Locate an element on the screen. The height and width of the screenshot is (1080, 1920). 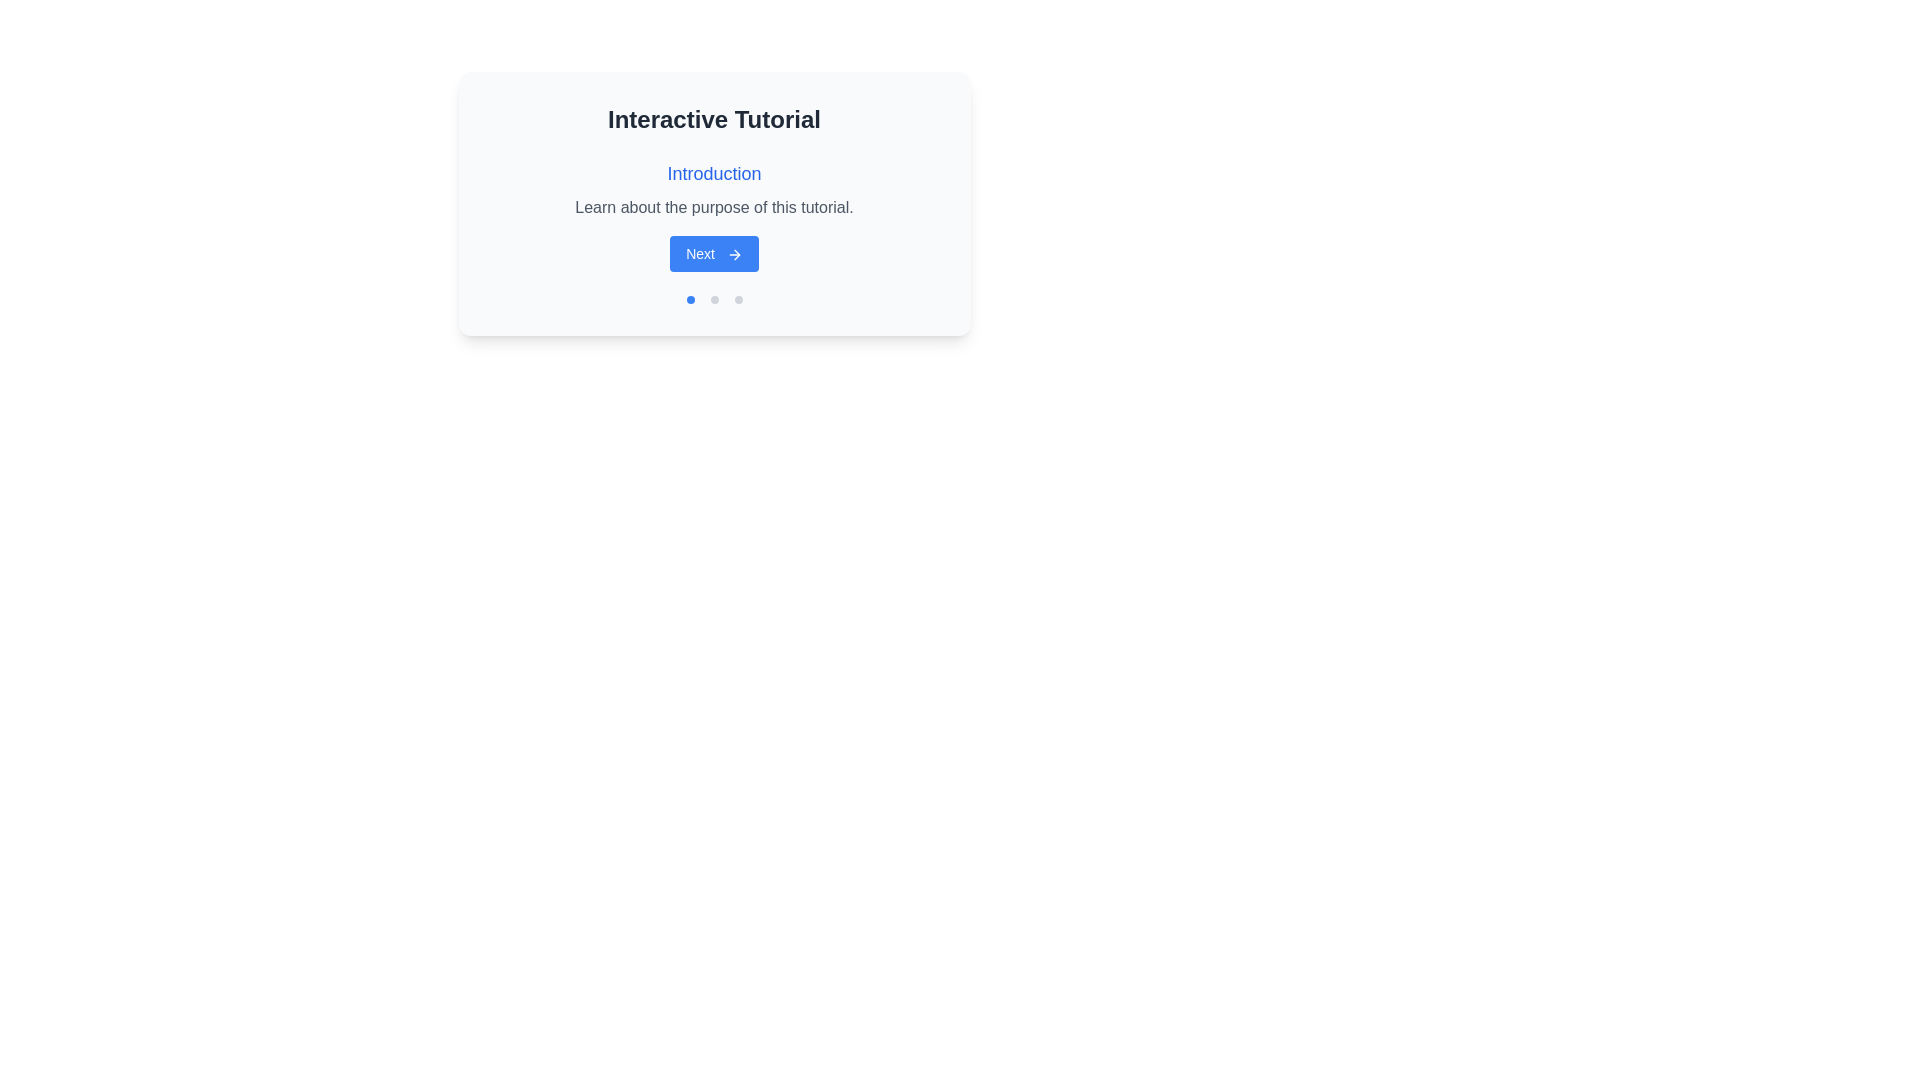
the statically styled text label that reads 'Learn about the purpose of this tutorial.' which is positioned directly below the title 'Introduction.' is located at coordinates (714, 208).